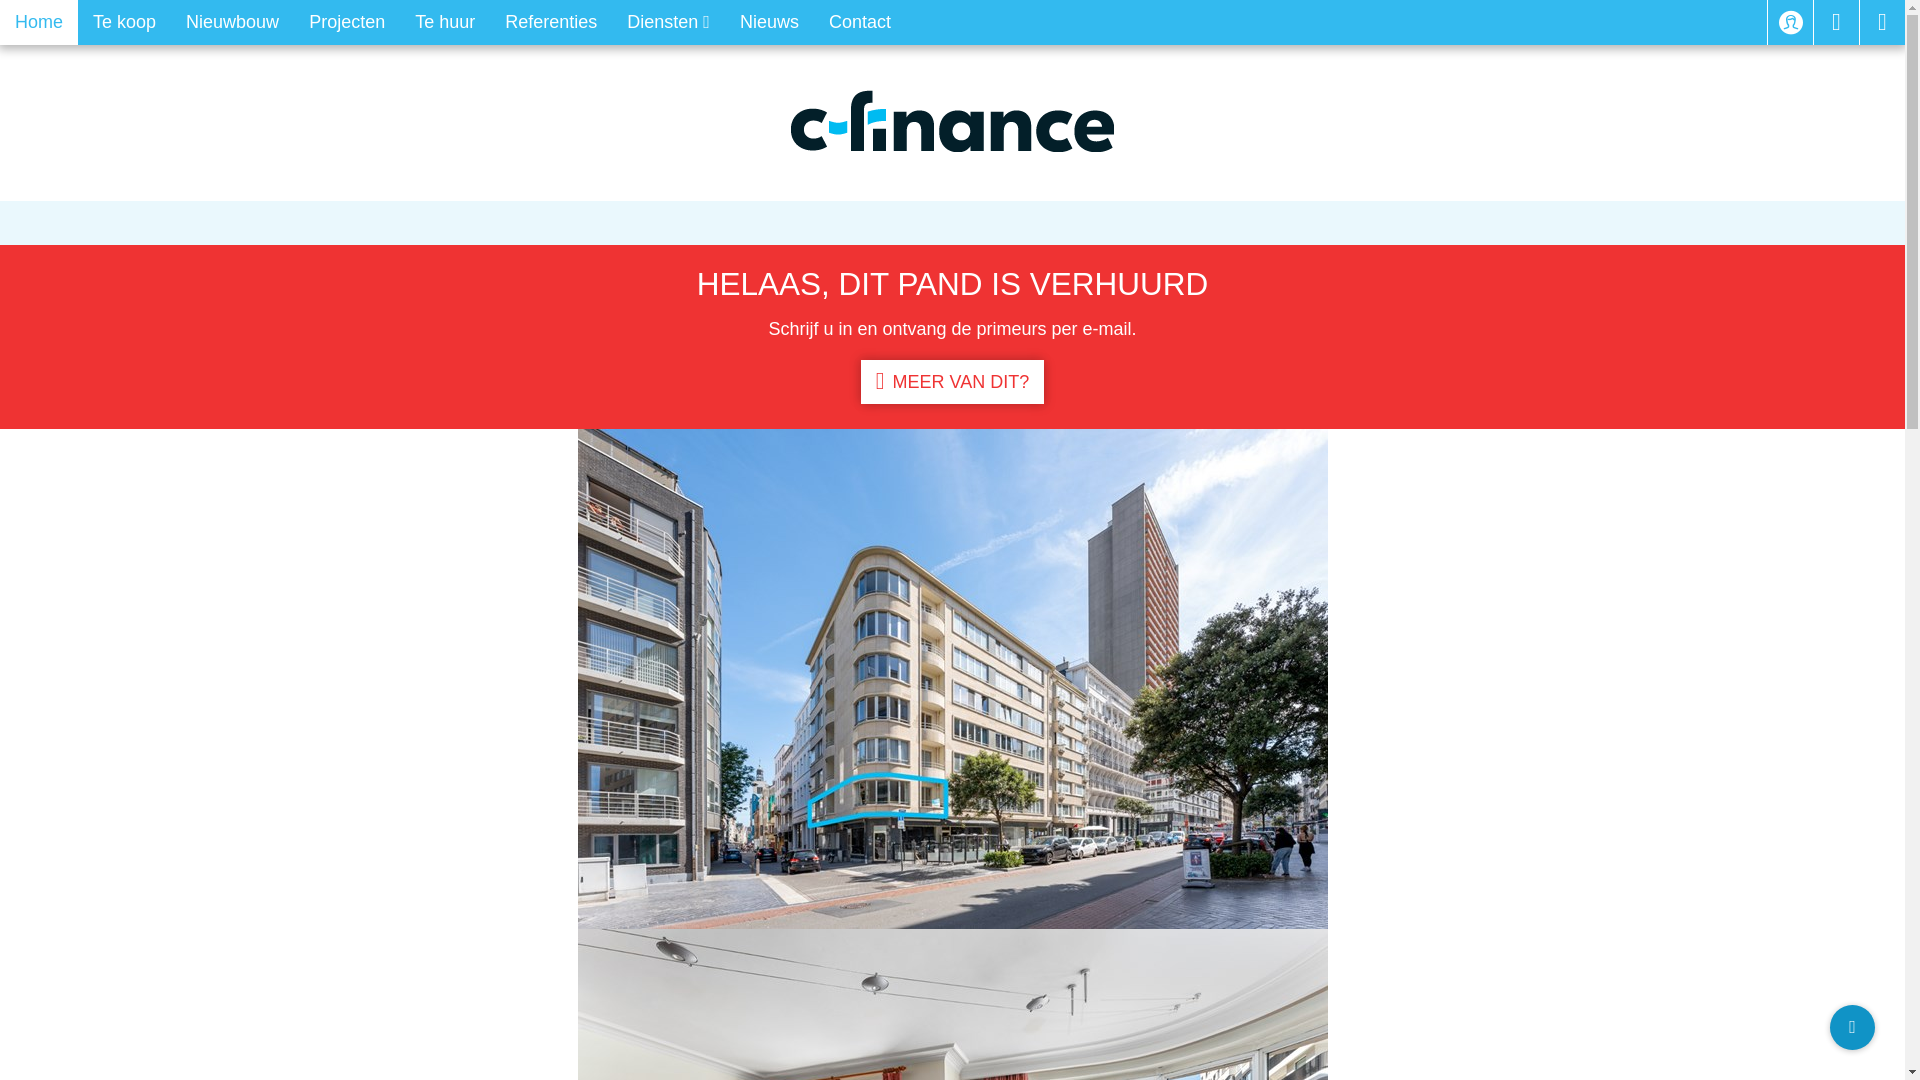  I want to click on 'Contact', so click(859, 22).